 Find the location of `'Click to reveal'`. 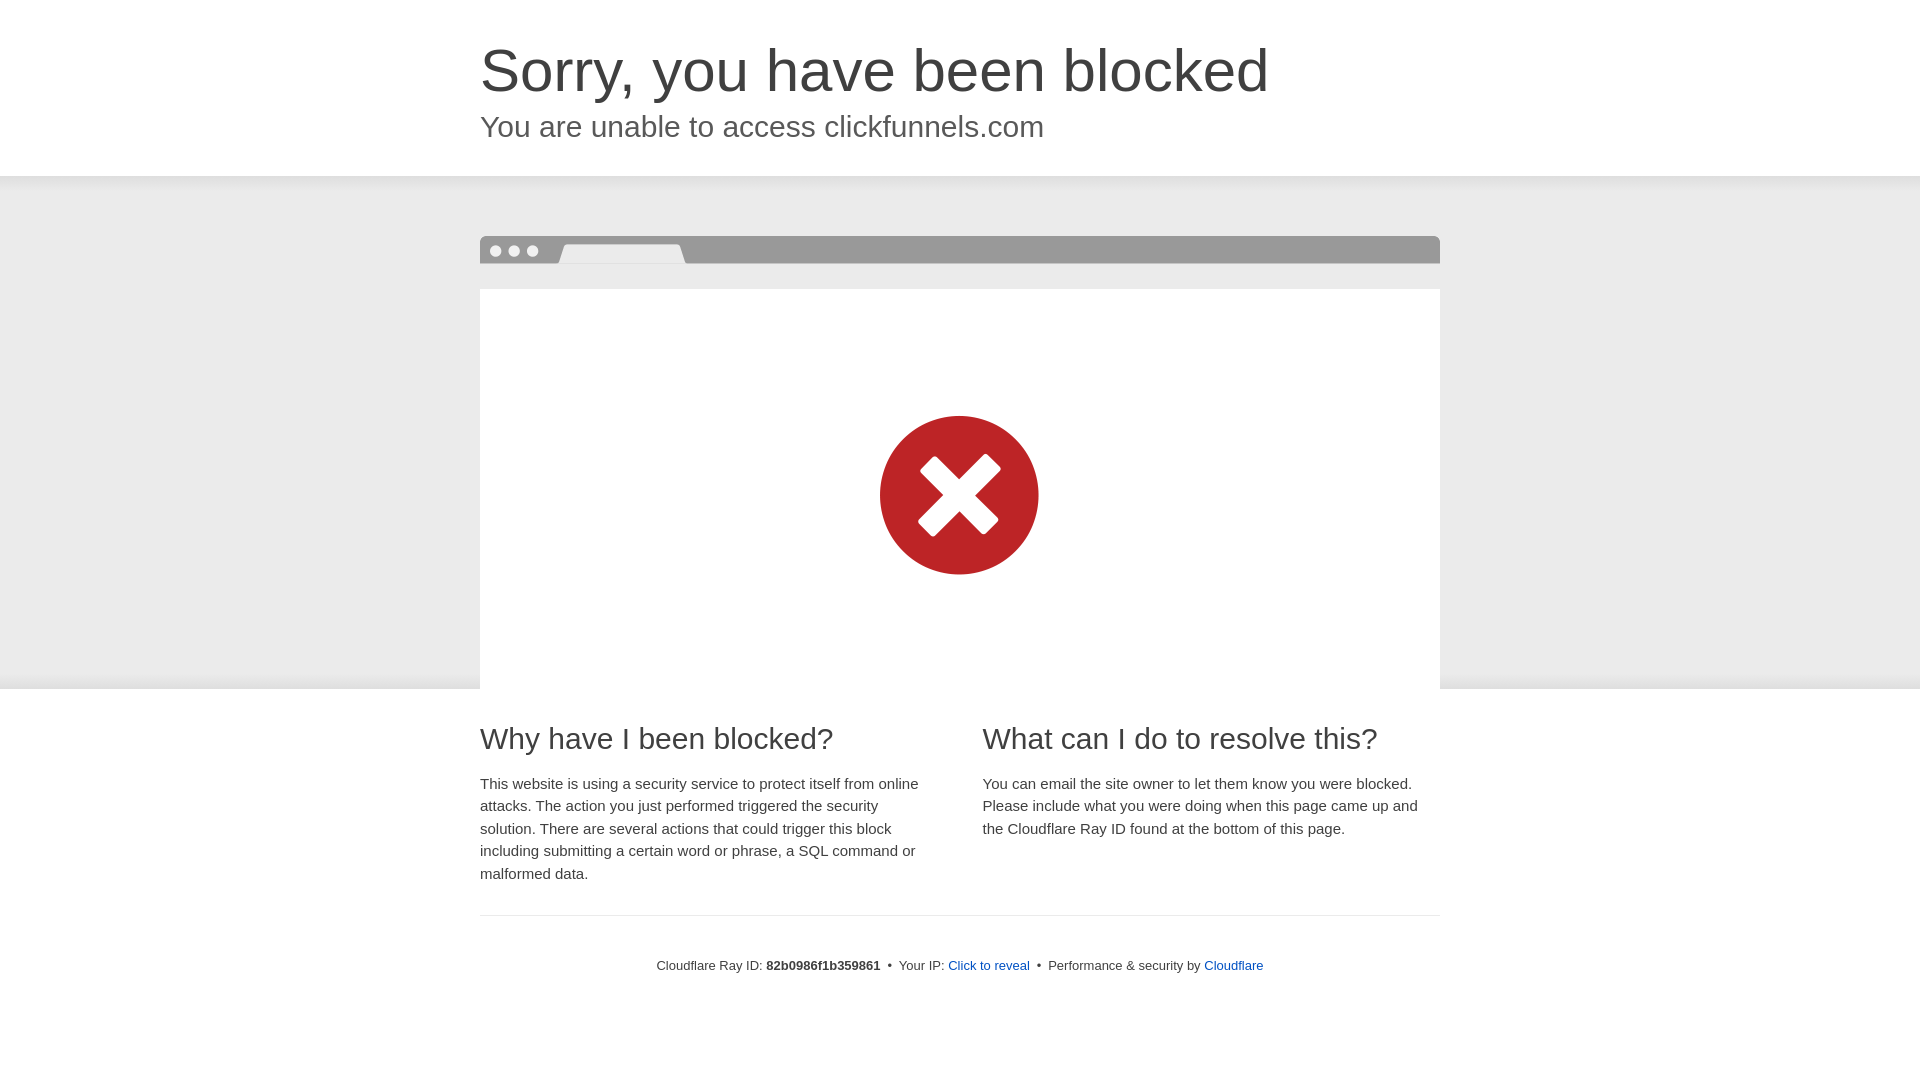

'Click to reveal' is located at coordinates (988, 964).